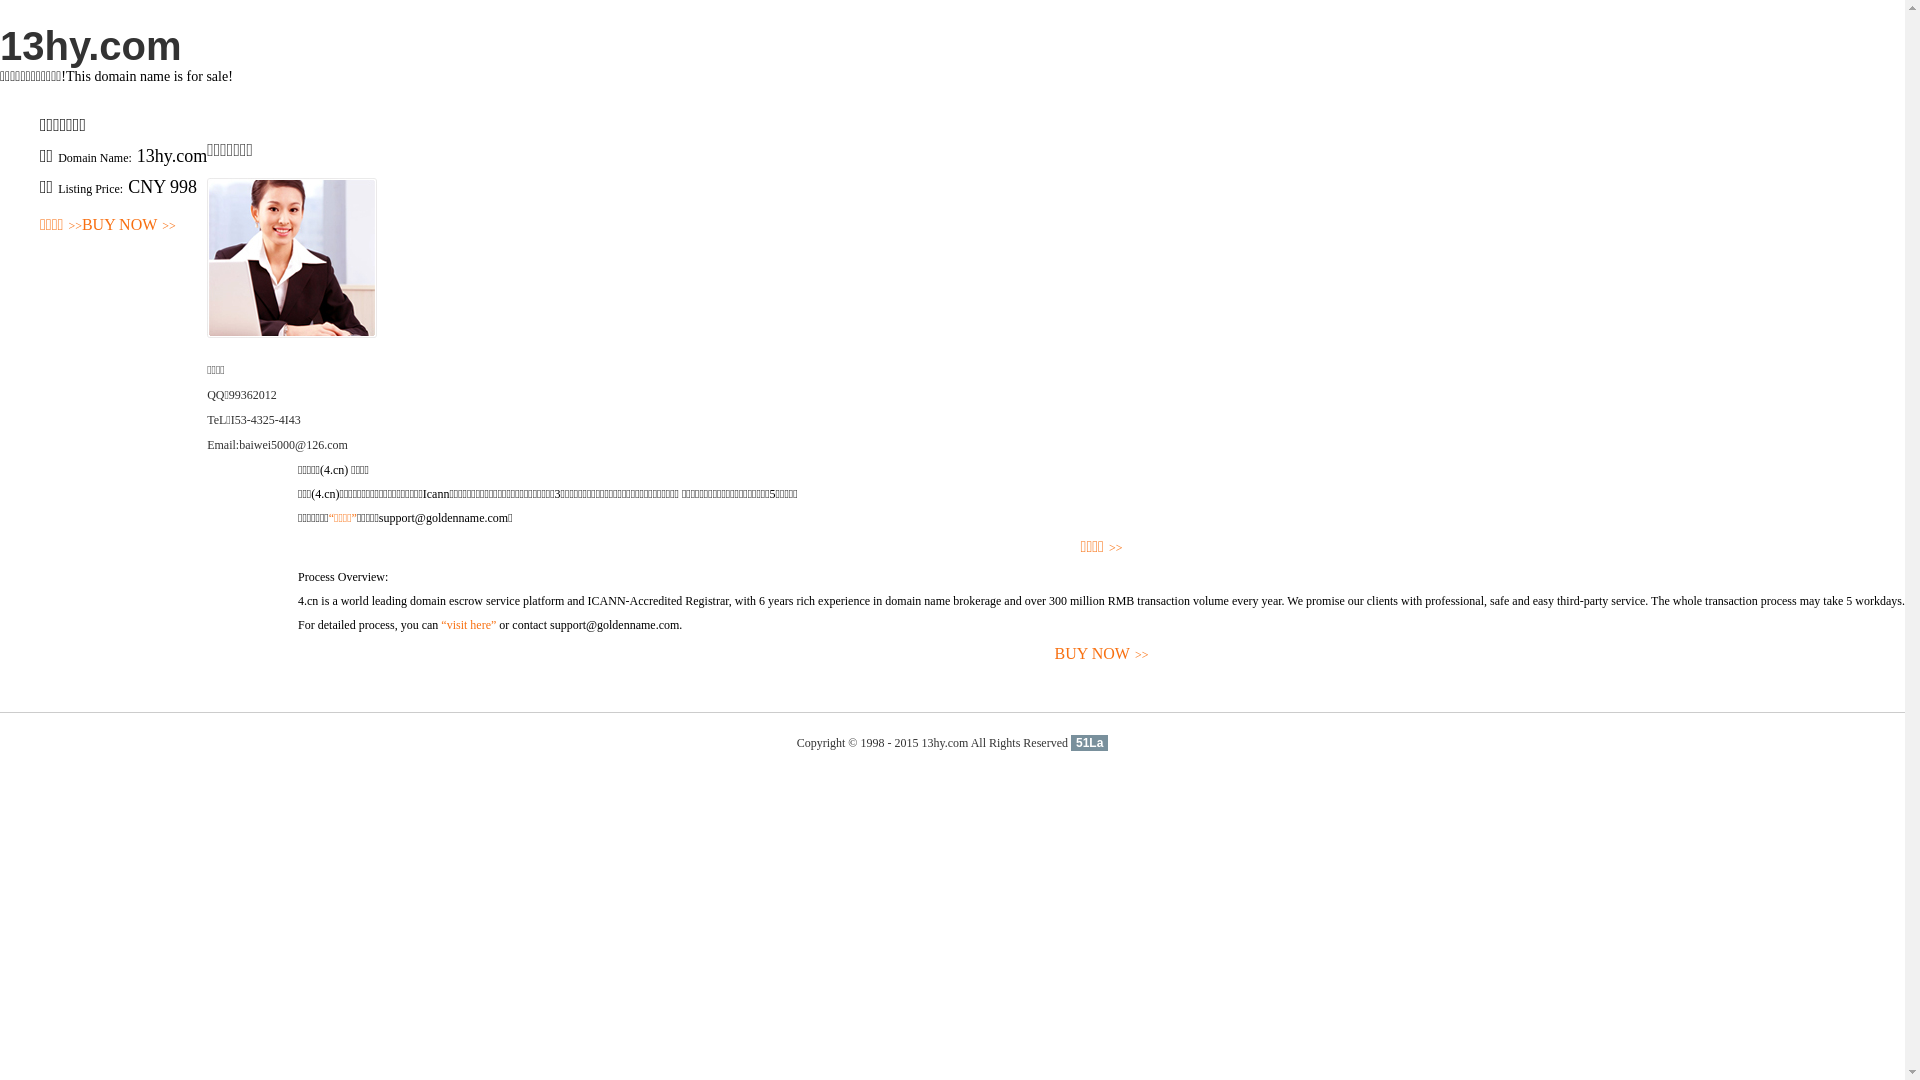 The width and height of the screenshot is (1920, 1080). I want to click on 'BUY NOW>>', so click(1100, 654).